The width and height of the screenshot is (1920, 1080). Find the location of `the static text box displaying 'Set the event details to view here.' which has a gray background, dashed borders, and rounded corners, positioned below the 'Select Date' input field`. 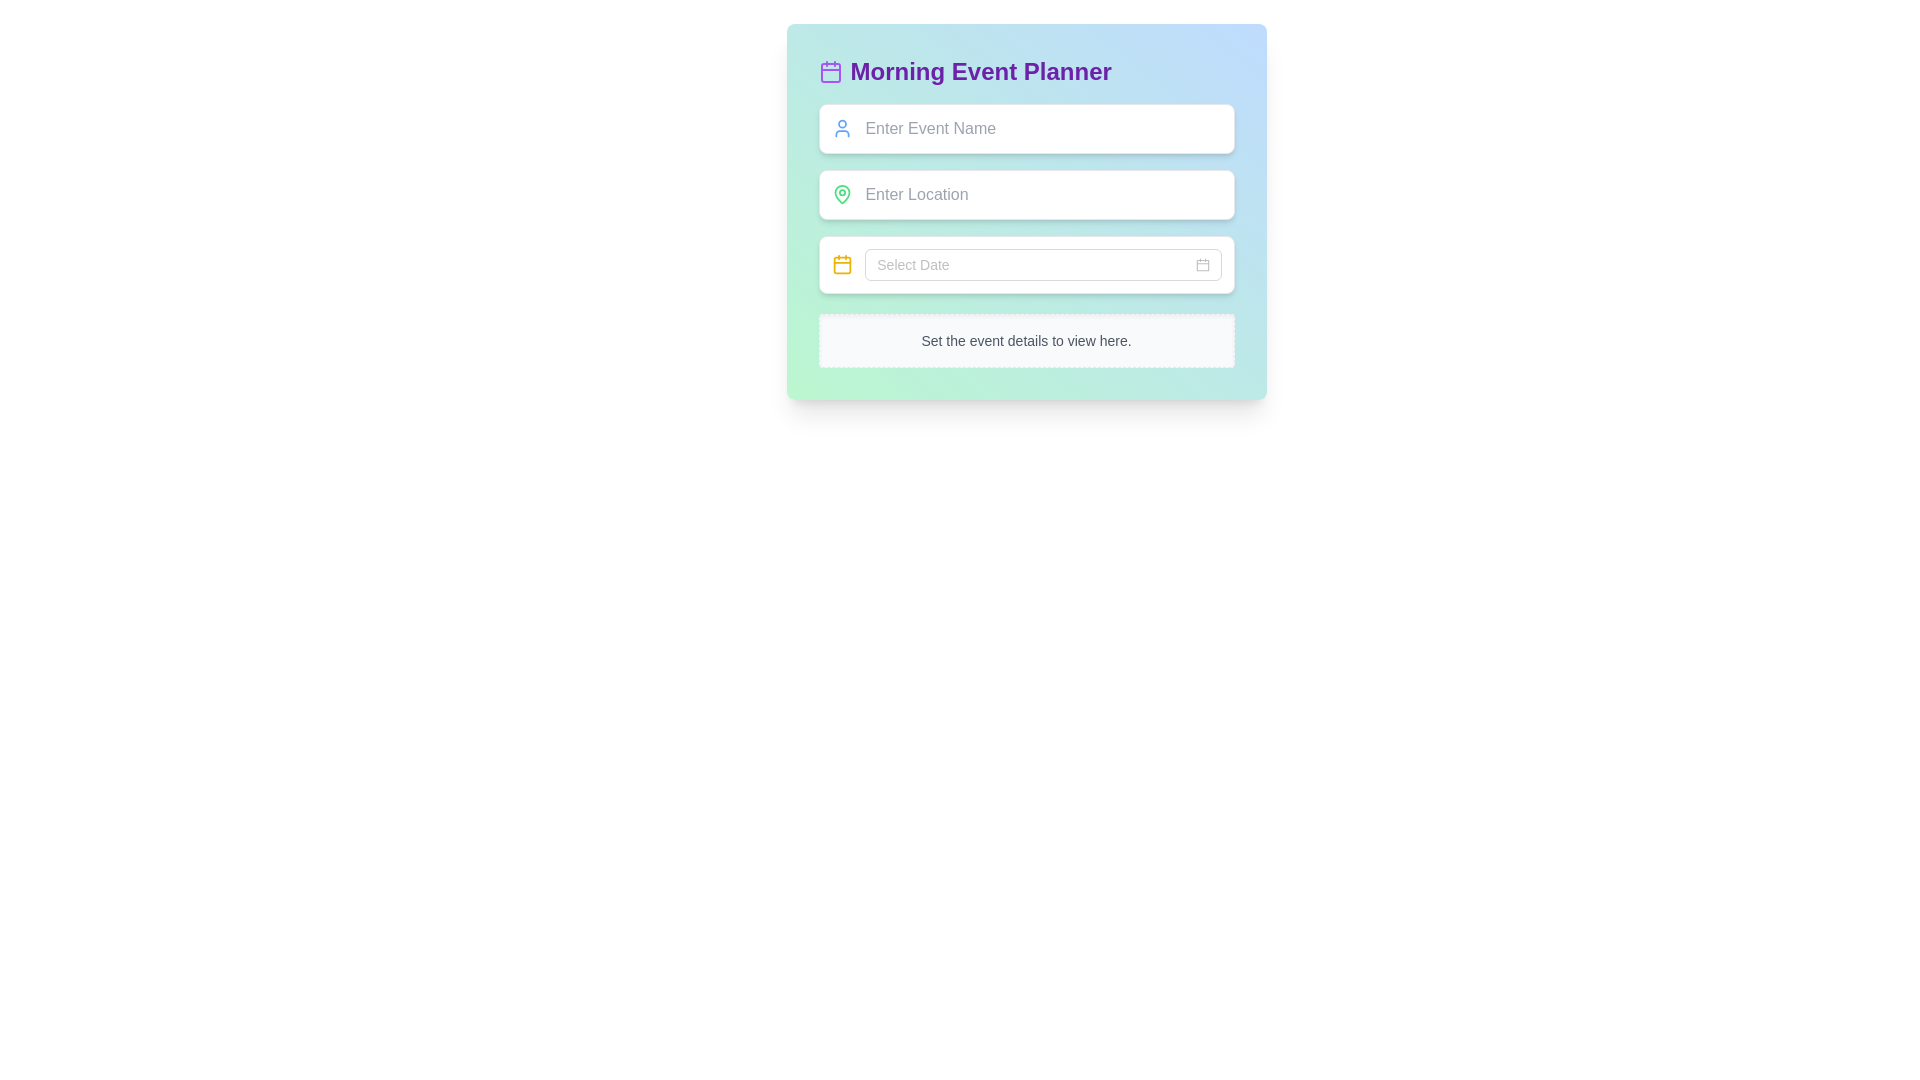

the static text box displaying 'Set the event details to view here.' which has a gray background, dashed borders, and rounded corners, positioned below the 'Select Date' input field is located at coordinates (1026, 339).